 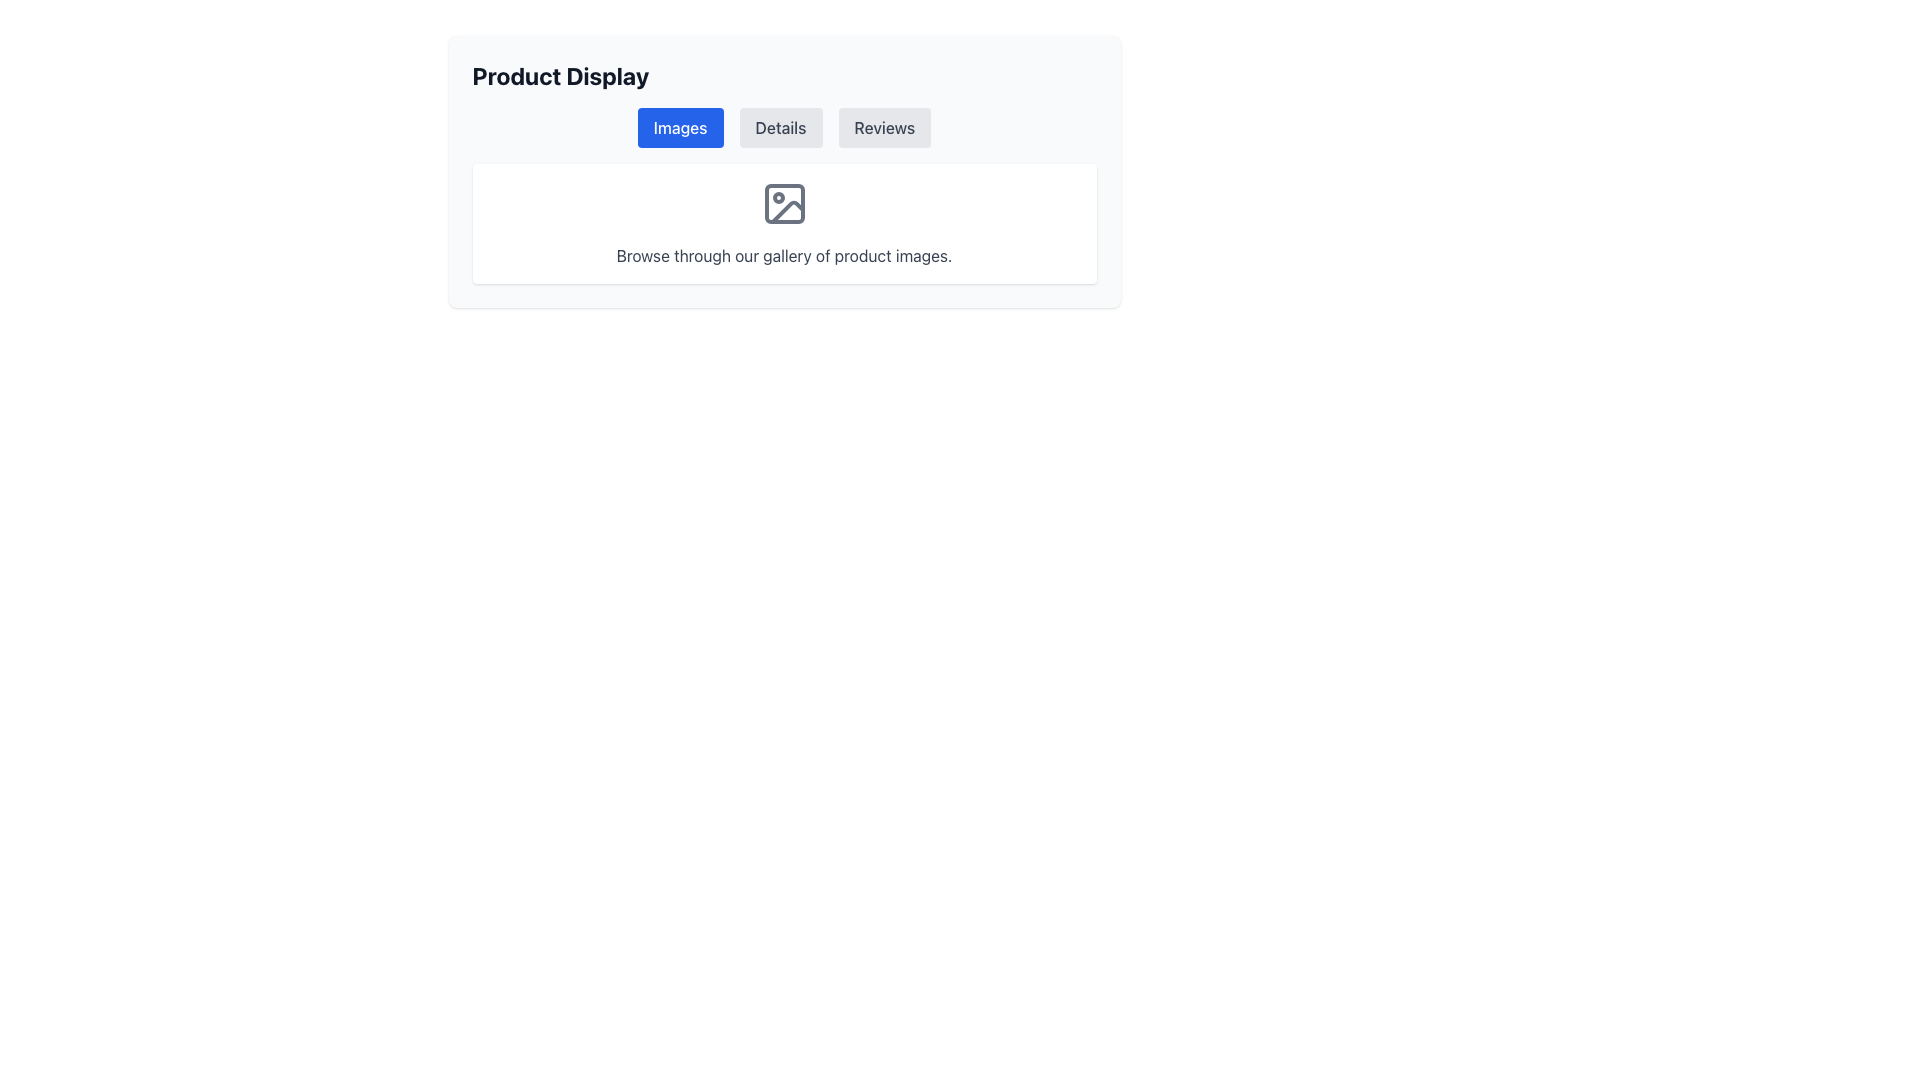 I want to click on the 'Details' button in the navigation menu located beneath the 'Product Display' header, so click(x=783, y=127).